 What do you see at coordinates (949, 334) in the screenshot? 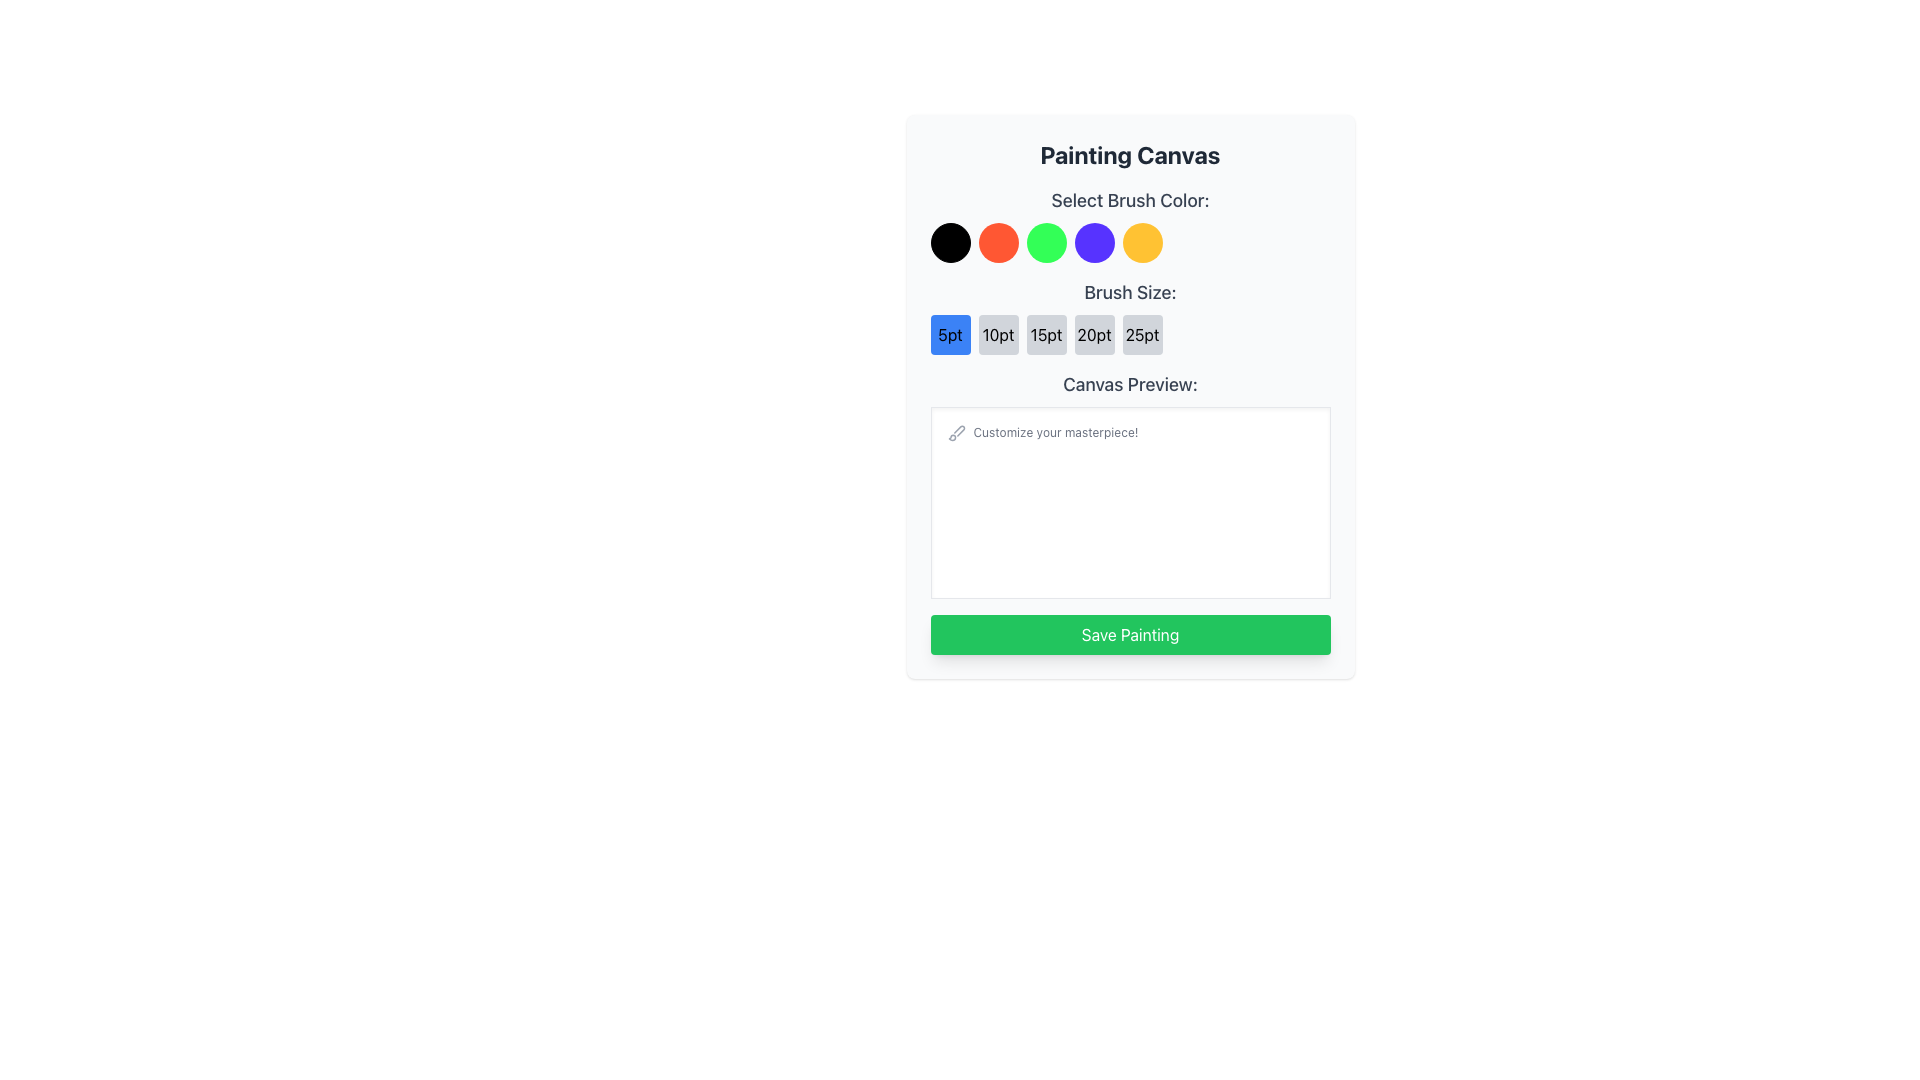
I see `the brush size button labeled '5pt'` at bounding box center [949, 334].